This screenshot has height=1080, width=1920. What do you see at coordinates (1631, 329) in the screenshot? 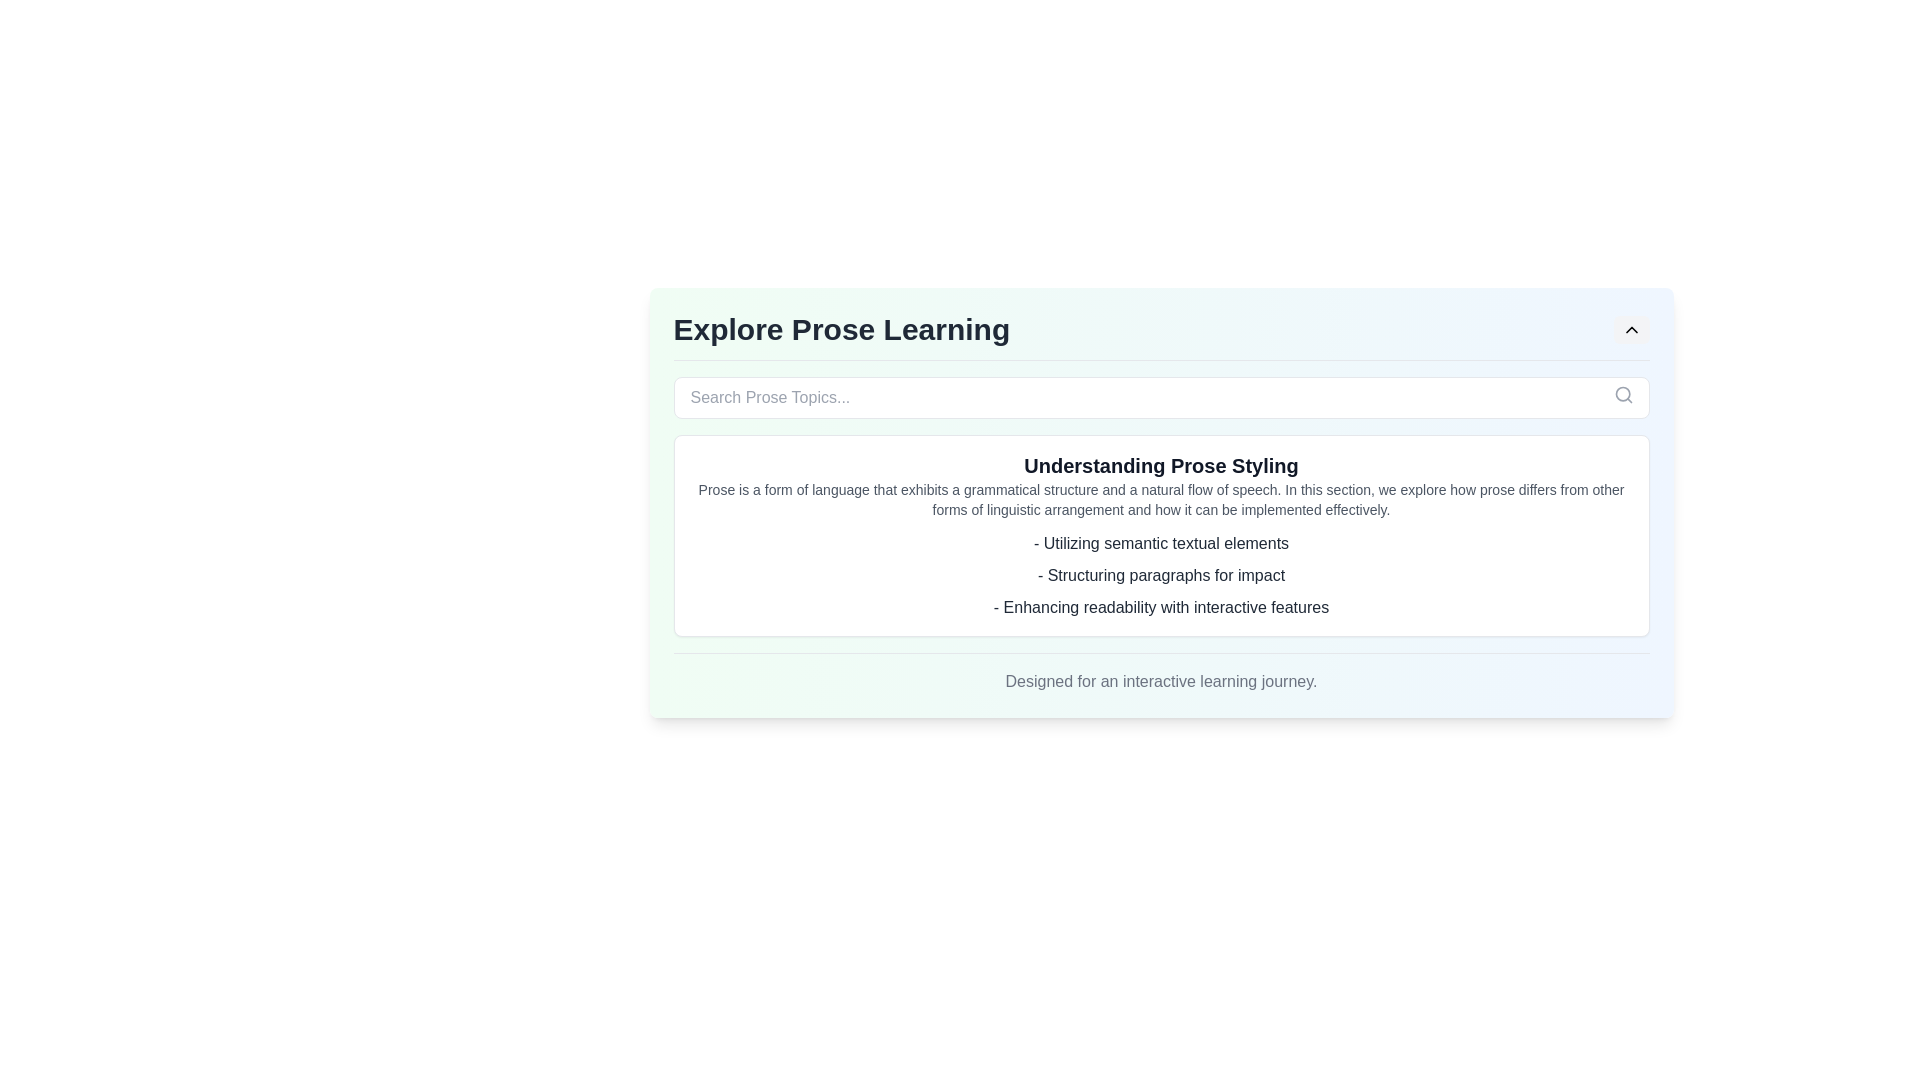
I see `the upward-pointing chevron button in the top-right corner of the 'Explore Prose Learning' panel` at bounding box center [1631, 329].